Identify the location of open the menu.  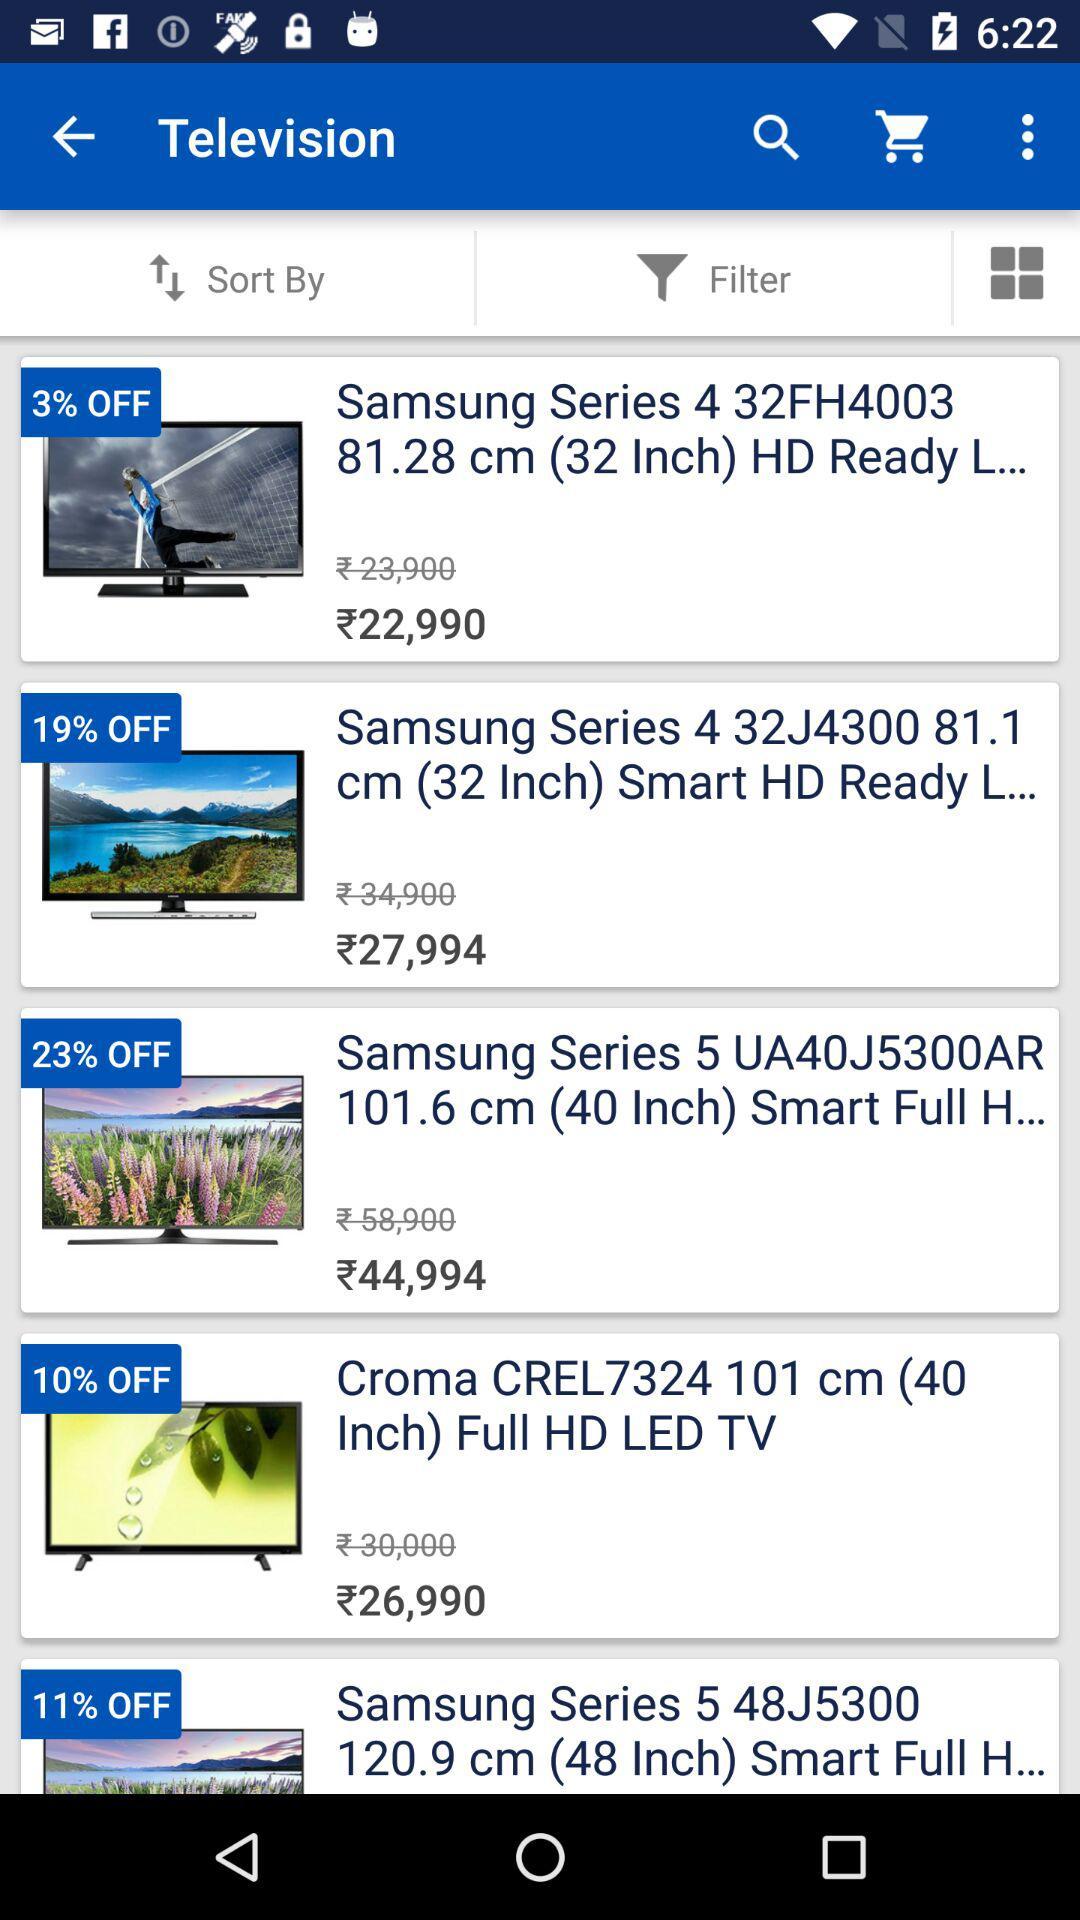
(1017, 272).